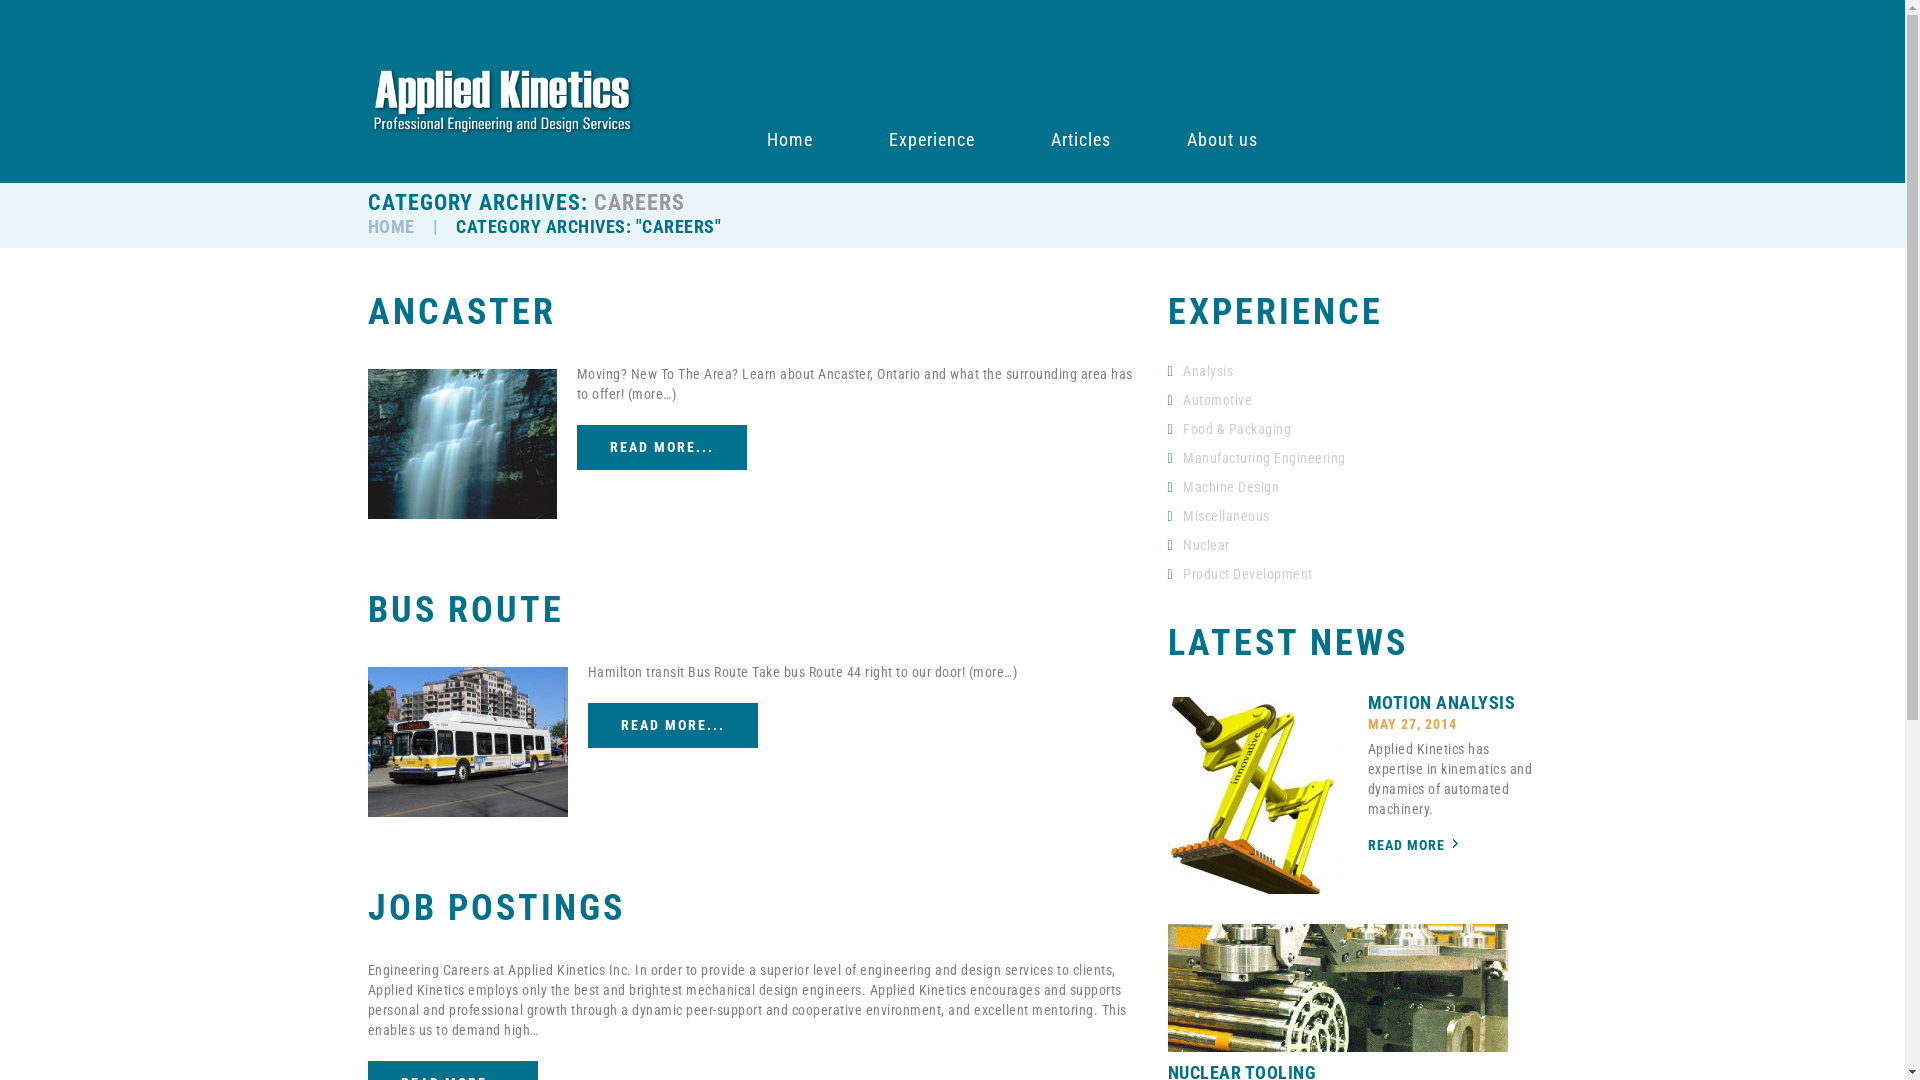 The image size is (1920, 1080). I want to click on 'Manufacturing Engineering', so click(1263, 458).